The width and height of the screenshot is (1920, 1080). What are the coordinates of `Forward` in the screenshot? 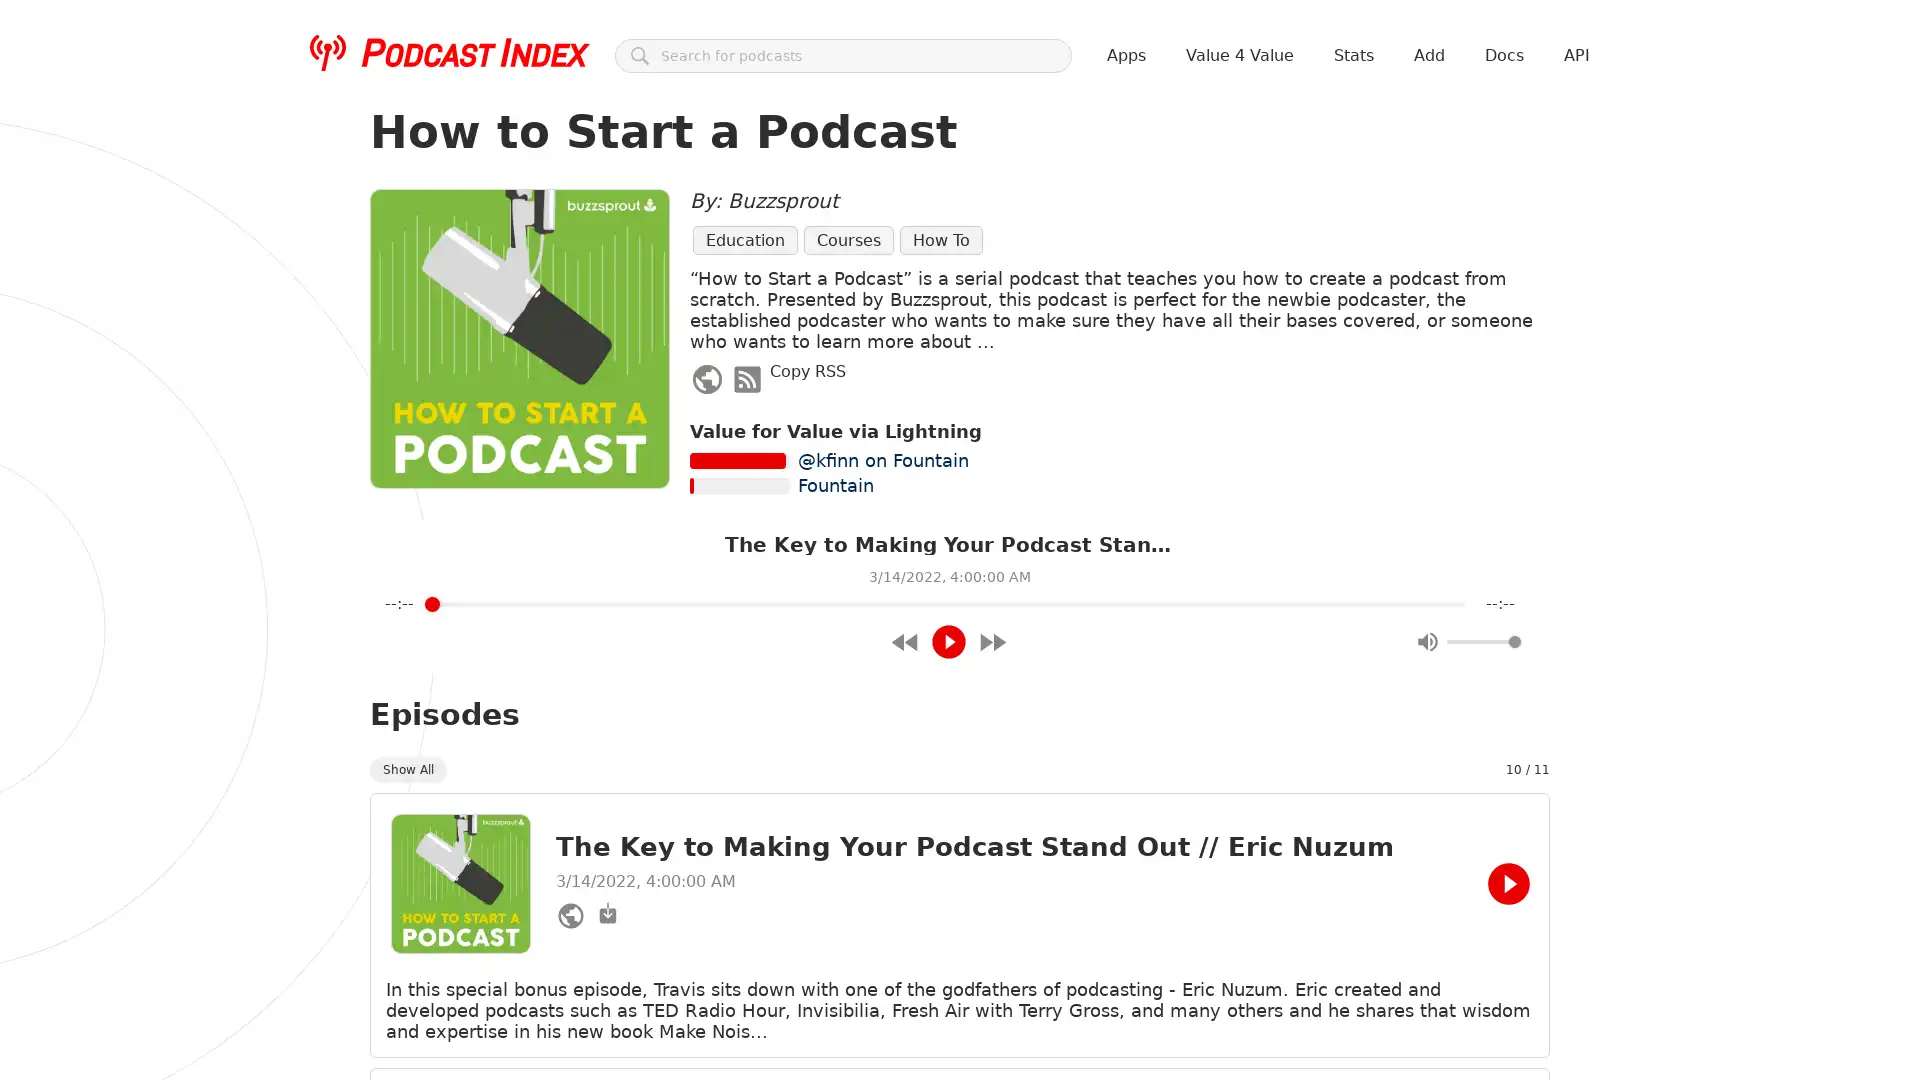 It's located at (992, 641).